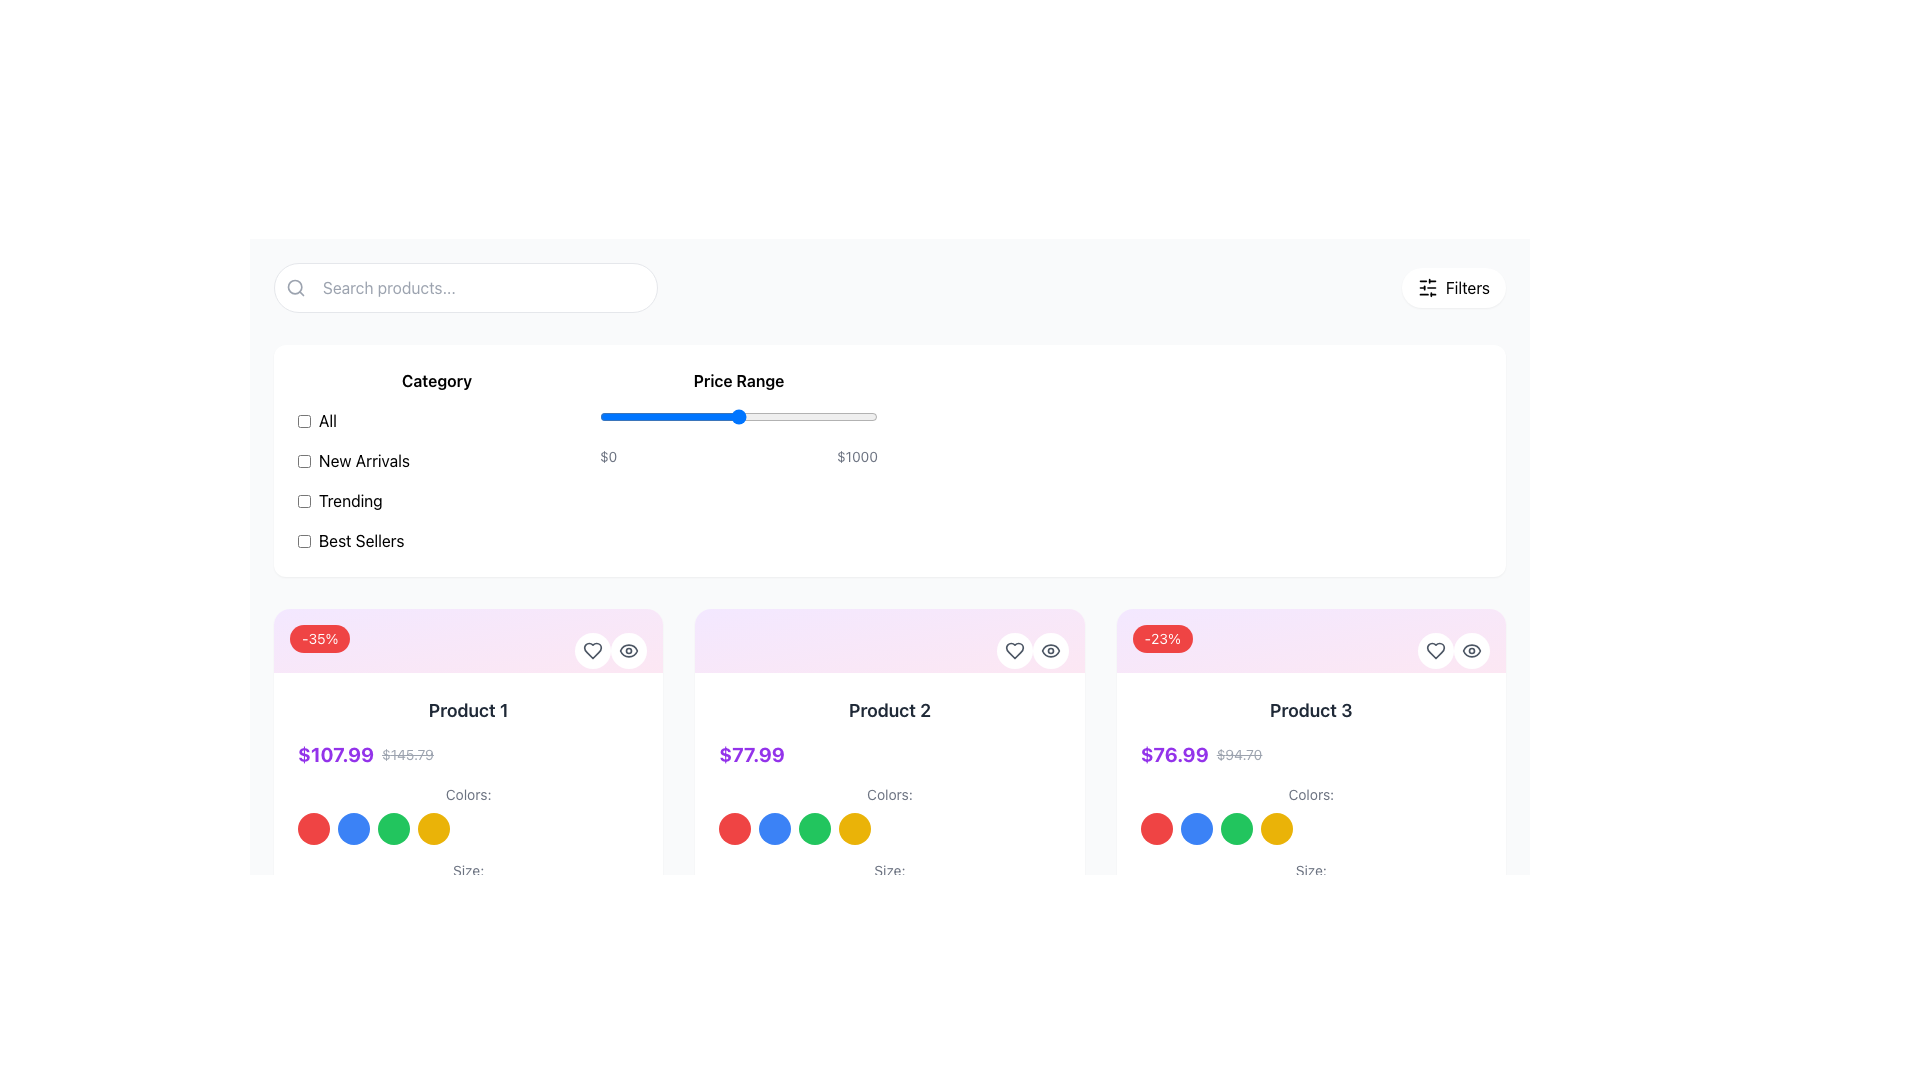 The image size is (1920, 1080). I want to click on the Text label that indicates color selection options in the second product card, located above the circular color swatches and below the product price section, so click(888, 793).